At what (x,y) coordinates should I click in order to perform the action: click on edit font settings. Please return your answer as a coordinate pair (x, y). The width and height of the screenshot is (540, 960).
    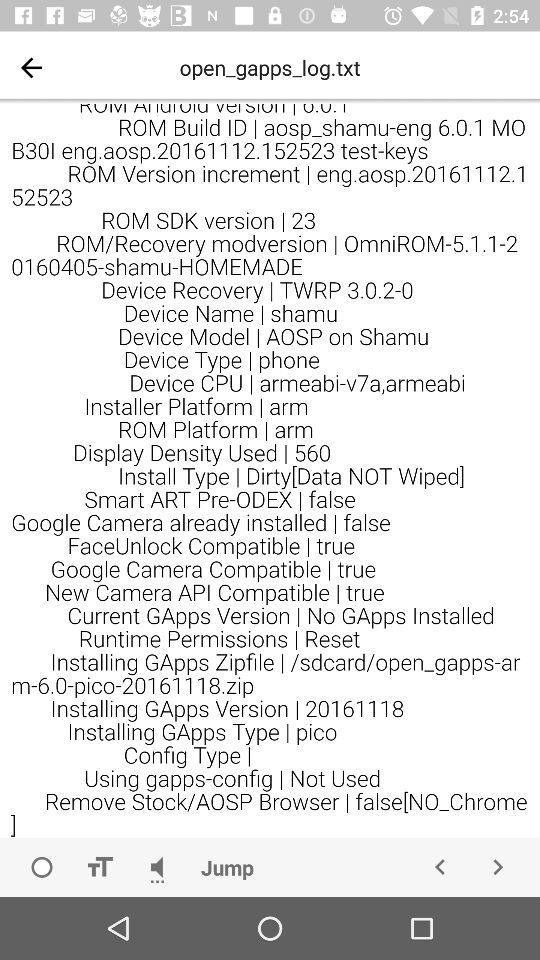
    Looking at the image, I should click on (98, 866).